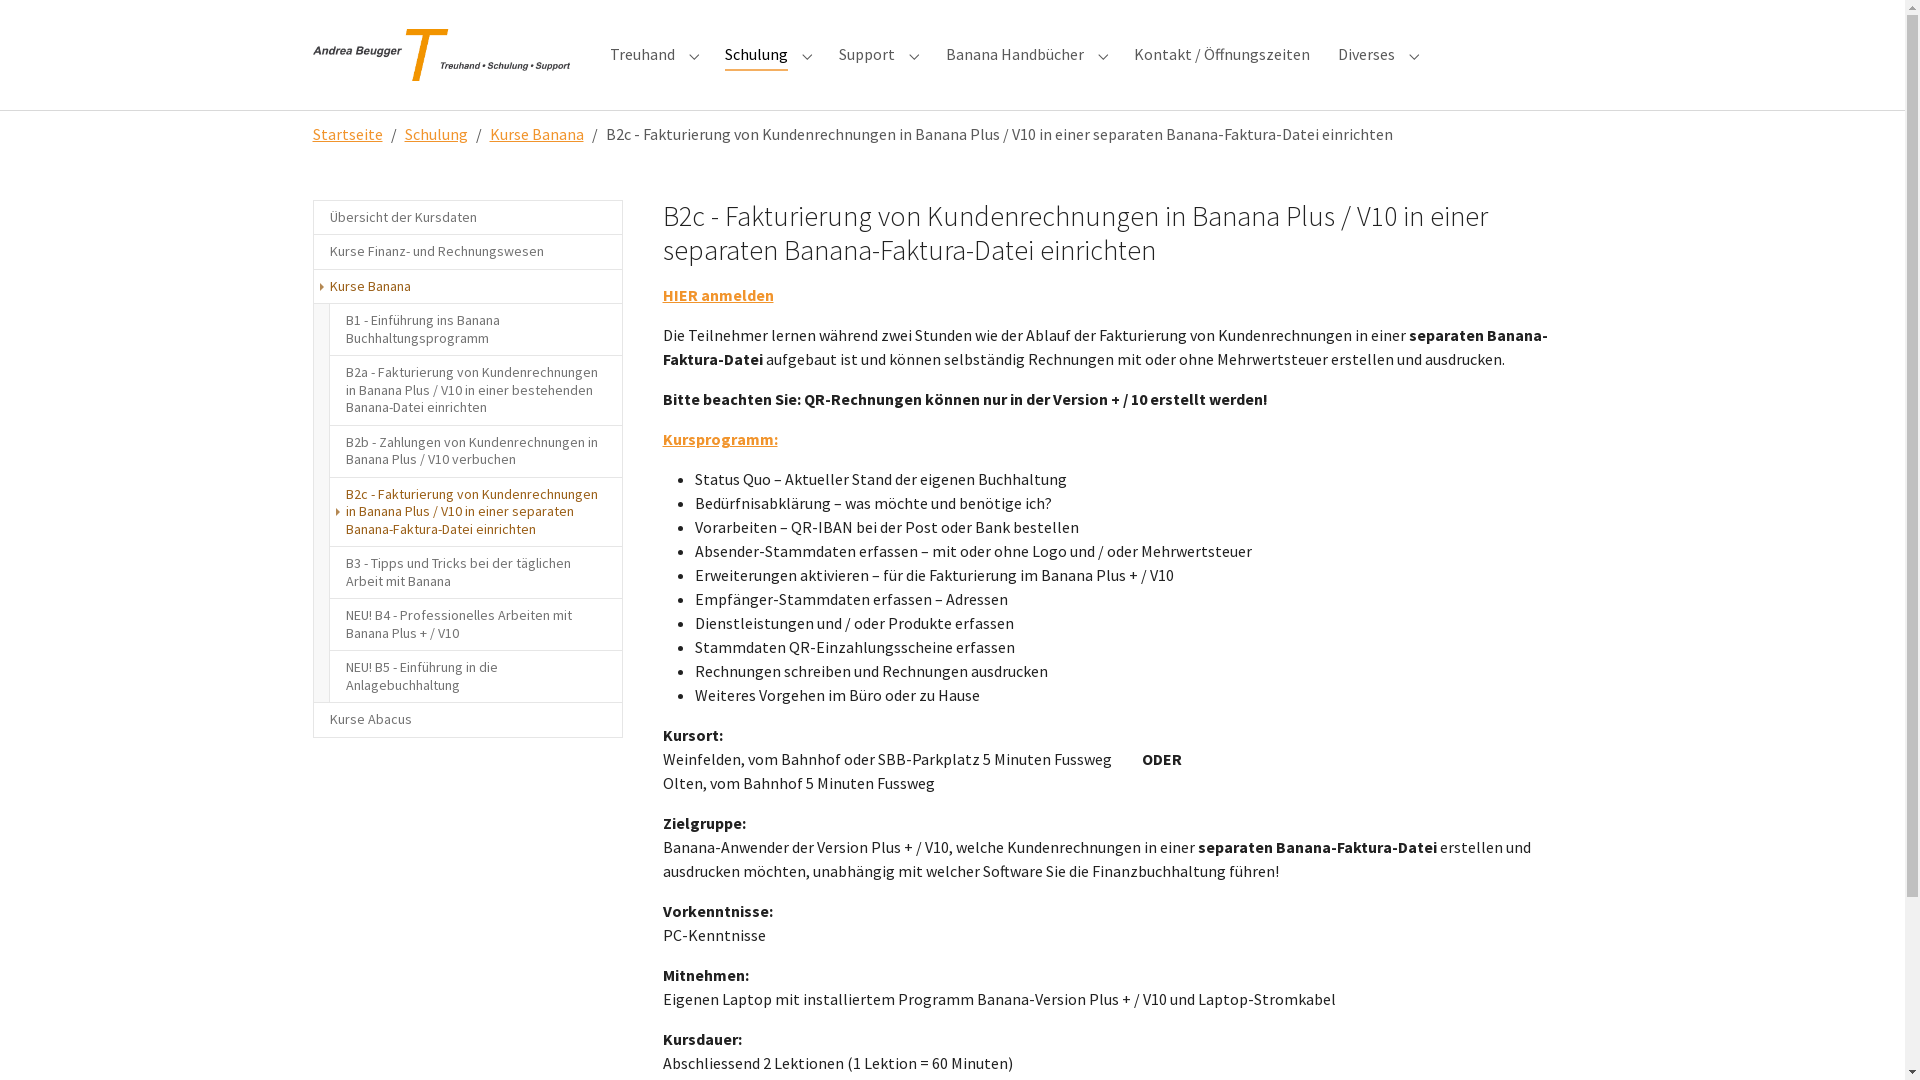  Describe the element at coordinates (1365, 53) in the screenshot. I see `'Diverses'` at that location.